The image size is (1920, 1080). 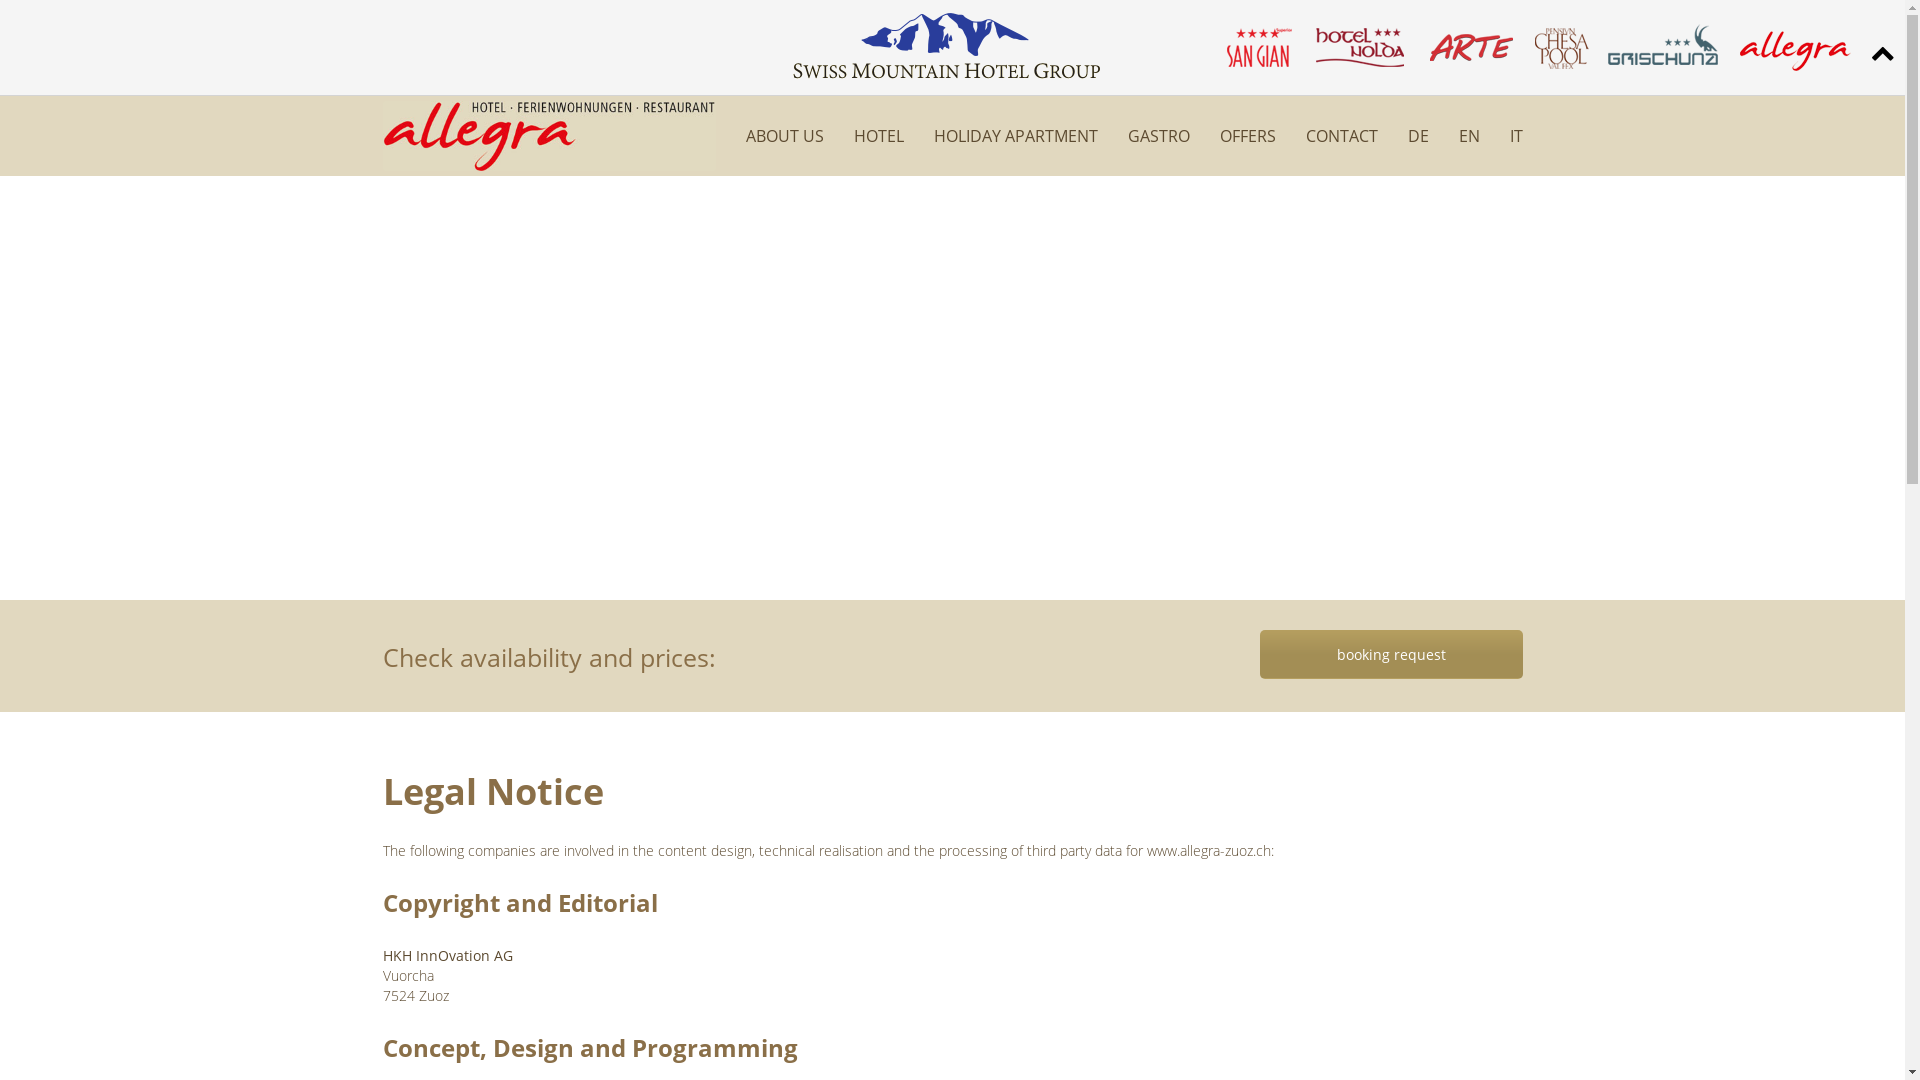 What do you see at coordinates (1128, 135) in the screenshot?
I see `'GASTRO'` at bounding box center [1128, 135].